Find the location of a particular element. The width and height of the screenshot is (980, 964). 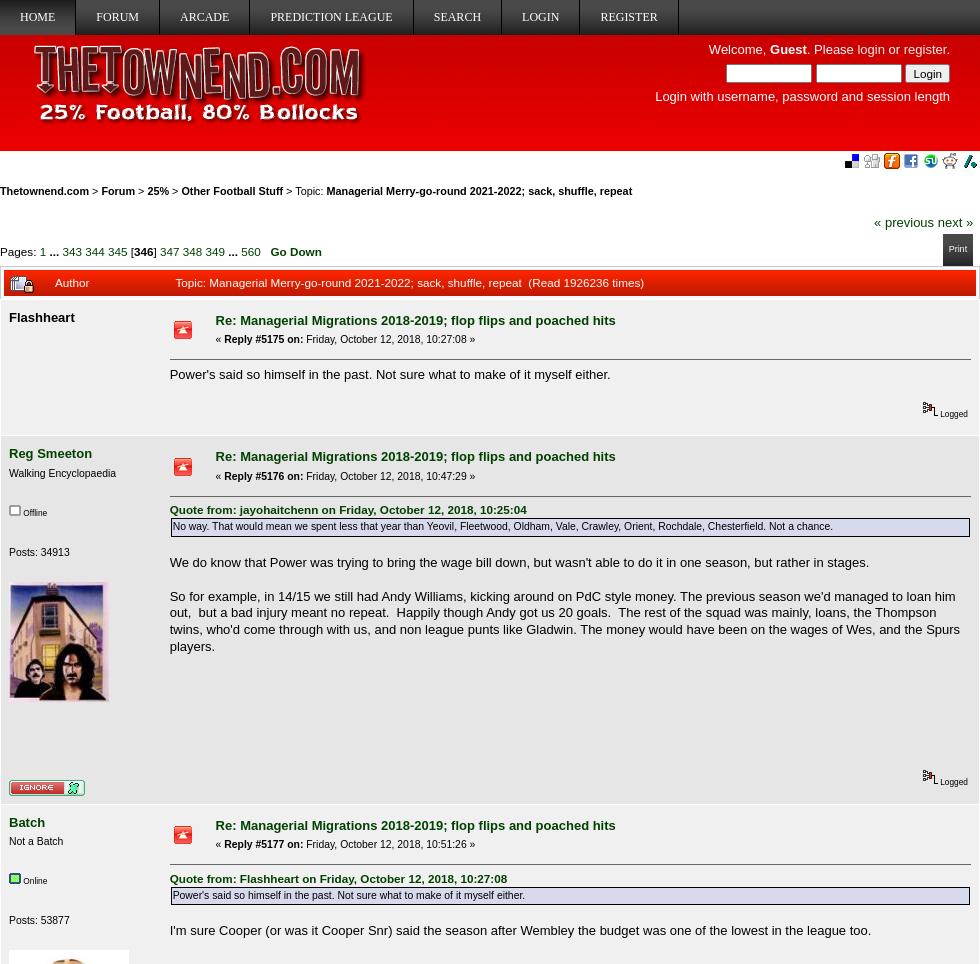

'343' is located at coordinates (71, 250).